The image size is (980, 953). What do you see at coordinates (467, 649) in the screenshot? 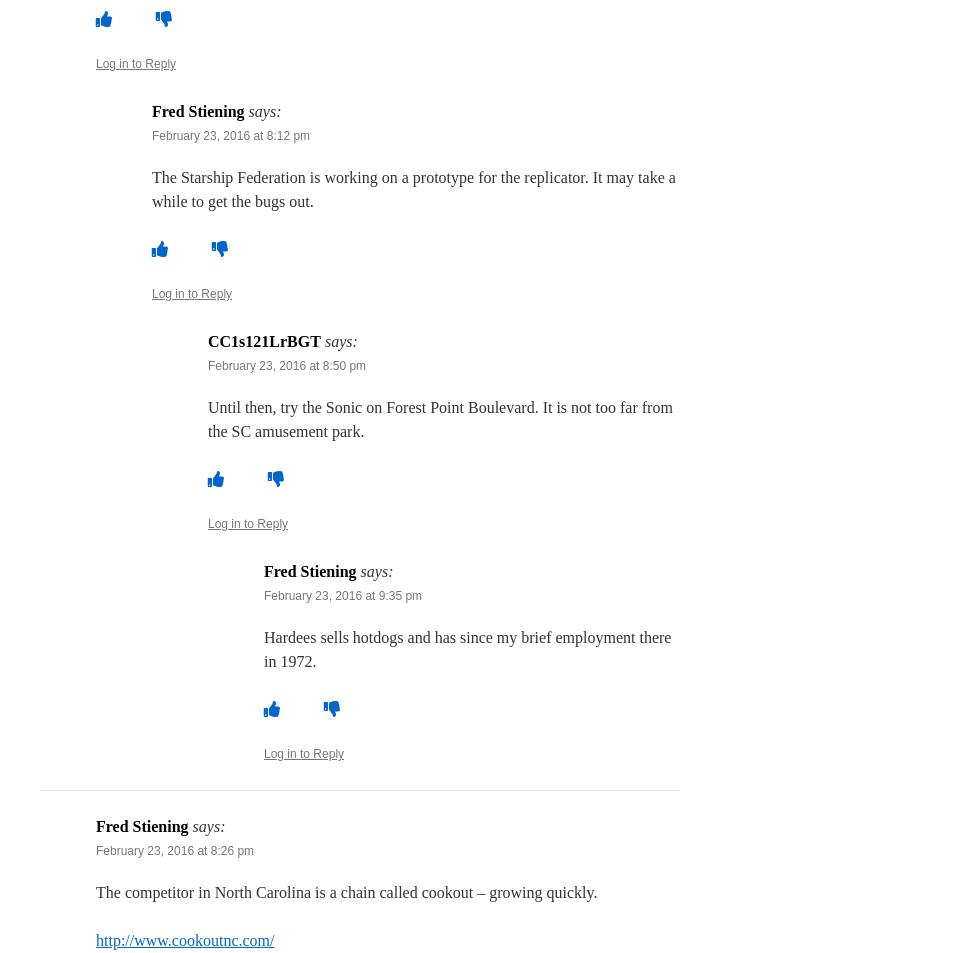
I see `'Hardees sells hotdogs and has since my brief employment there in 1972.'` at bounding box center [467, 649].